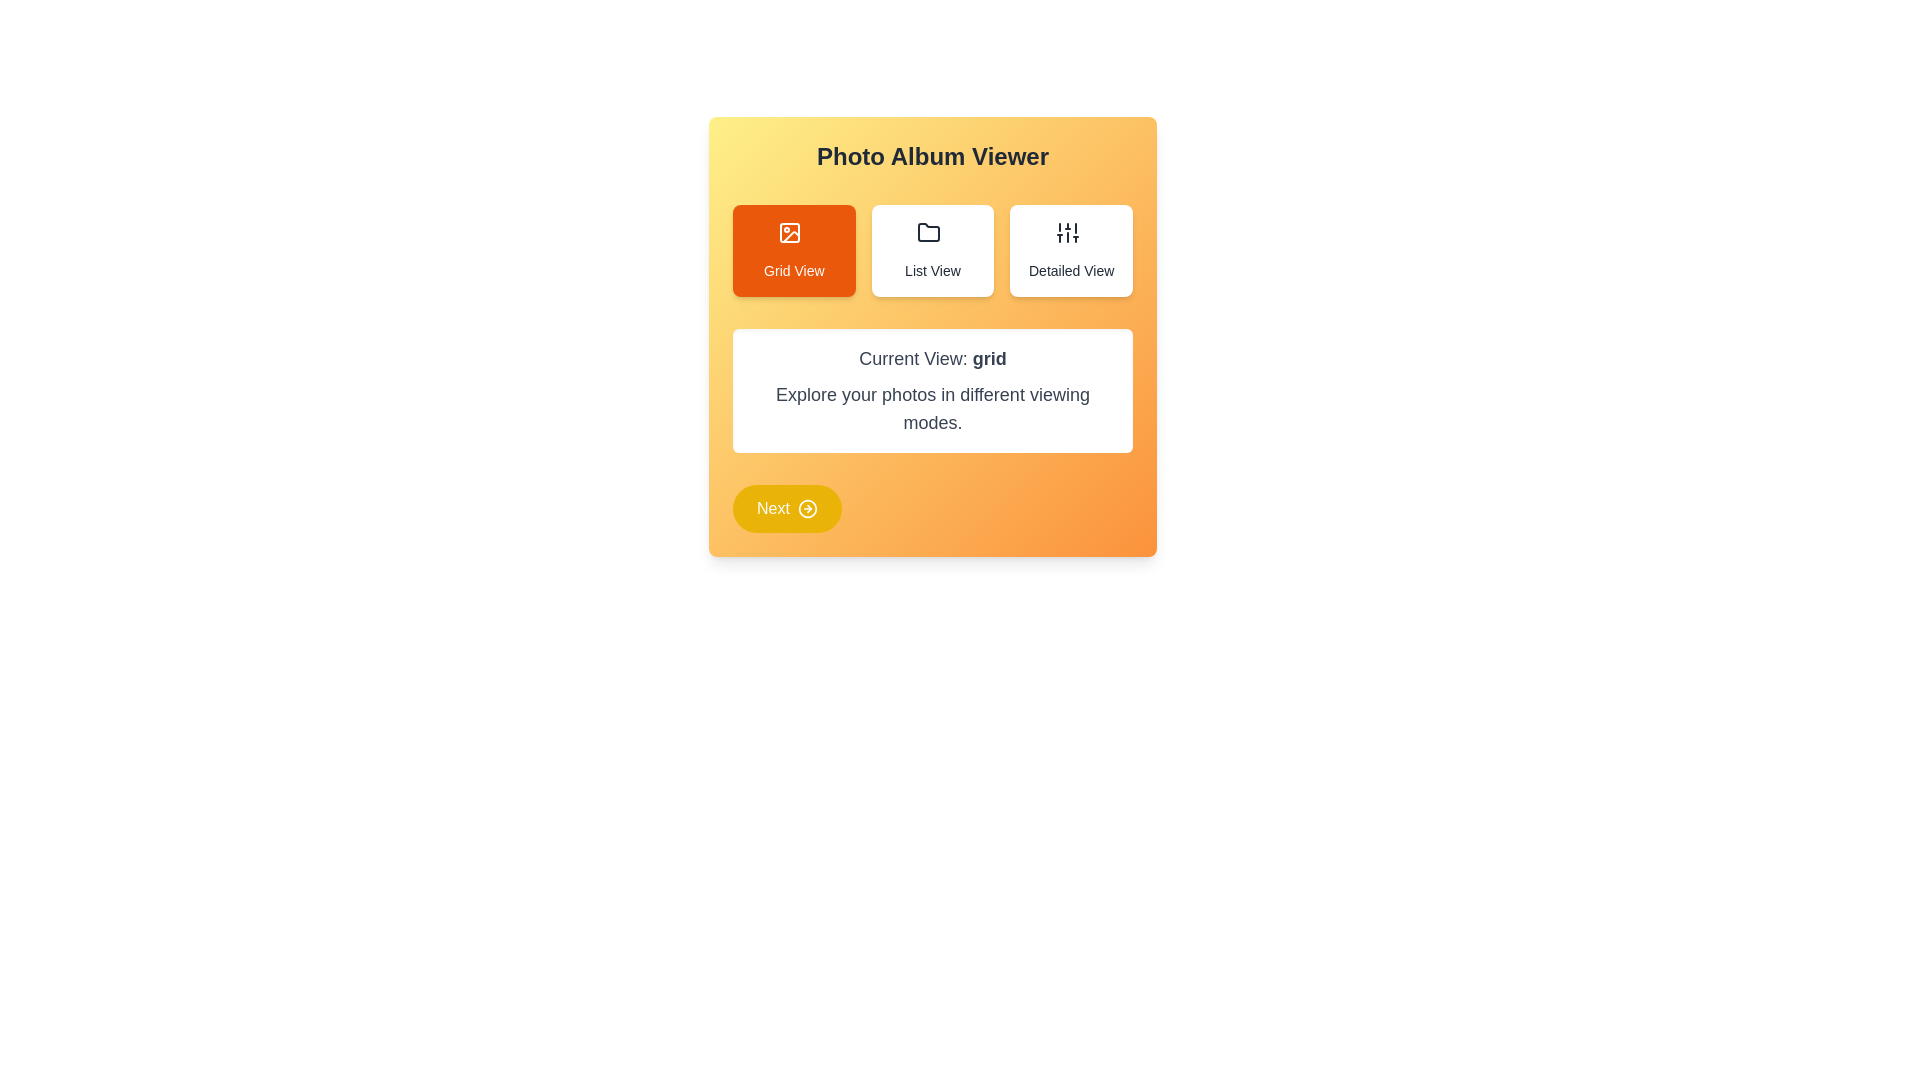 The width and height of the screenshot is (1920, 1080). Describe the element at coordinates (789, 231) in the screenshot. I see `the icon for the 'Grid View' button located in the top-left section of the button group in the 'Photo Album Viewer' panel` at that location.